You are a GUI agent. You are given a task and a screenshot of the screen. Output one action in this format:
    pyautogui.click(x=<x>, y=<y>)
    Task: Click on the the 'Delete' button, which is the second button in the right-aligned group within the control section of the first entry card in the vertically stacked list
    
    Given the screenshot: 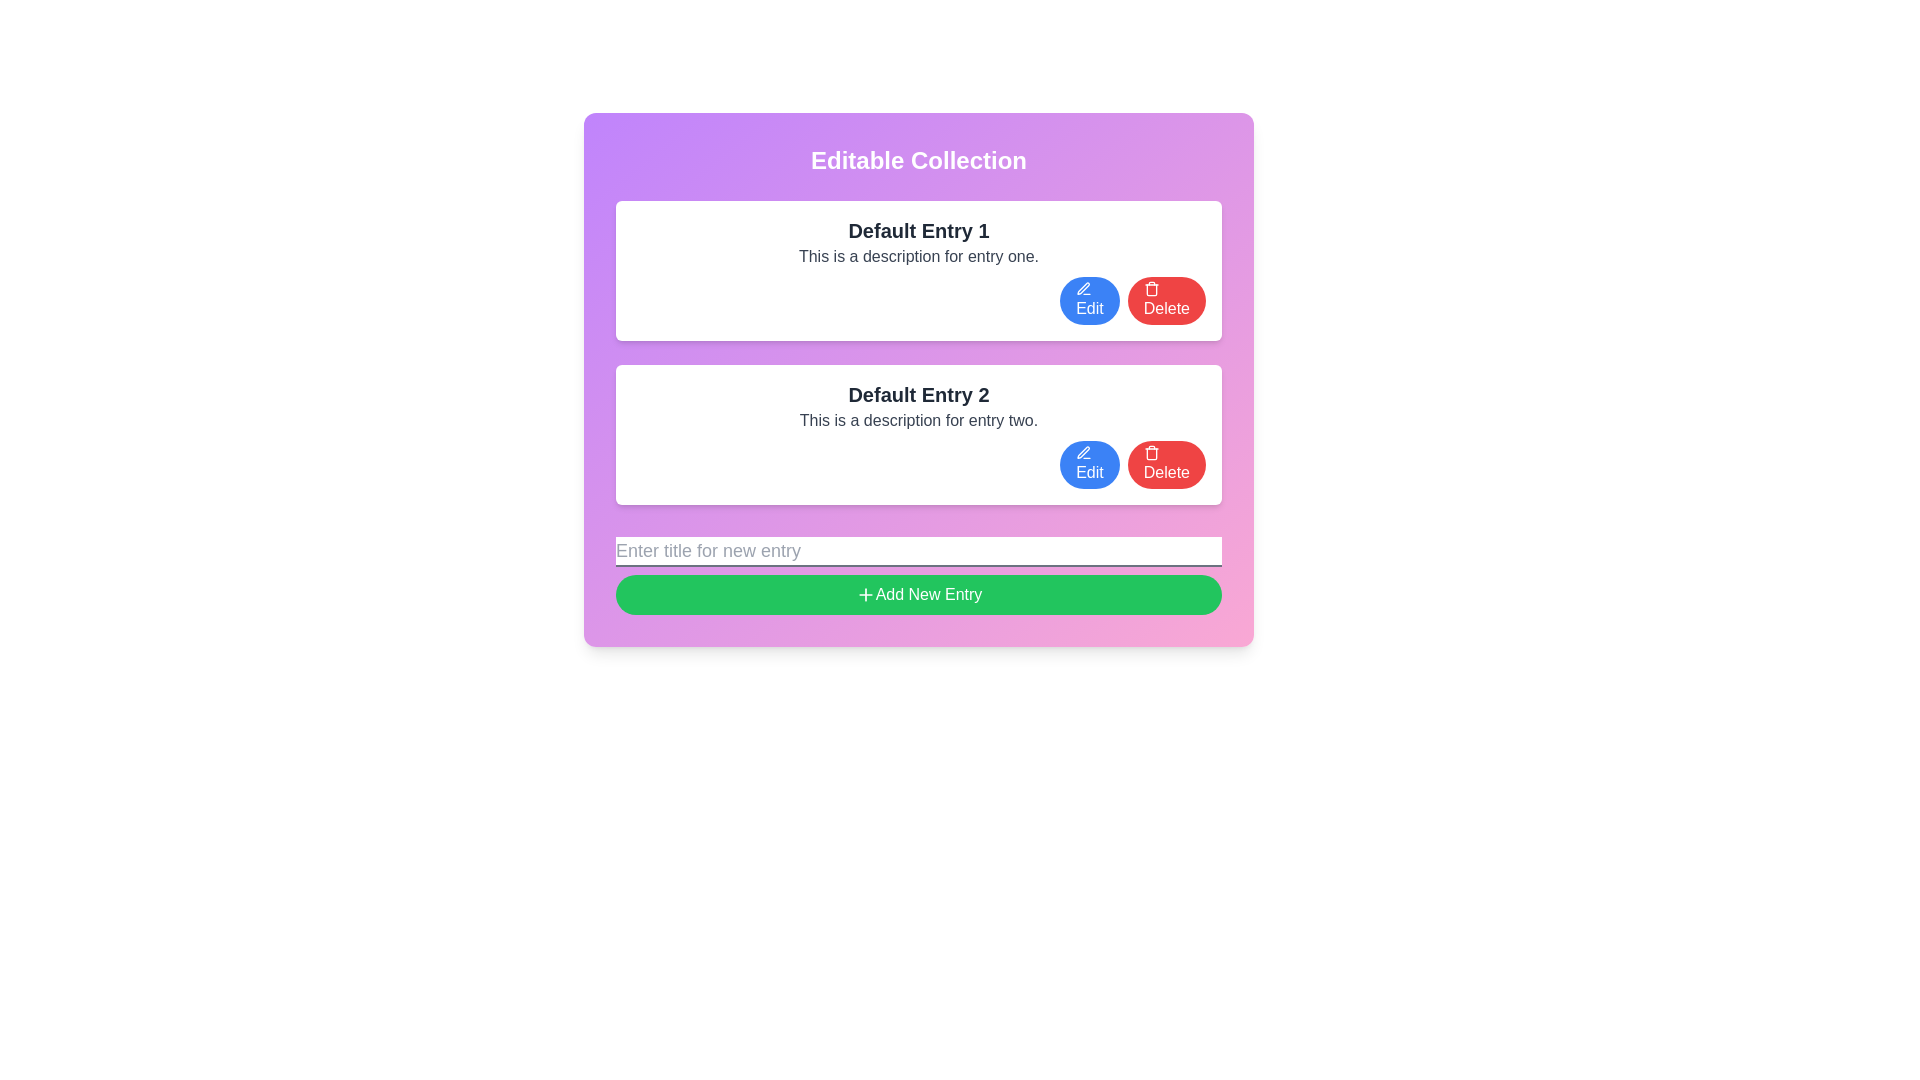 What is the action you would take?
    pyautogui.click(x=1166, y=300)
    